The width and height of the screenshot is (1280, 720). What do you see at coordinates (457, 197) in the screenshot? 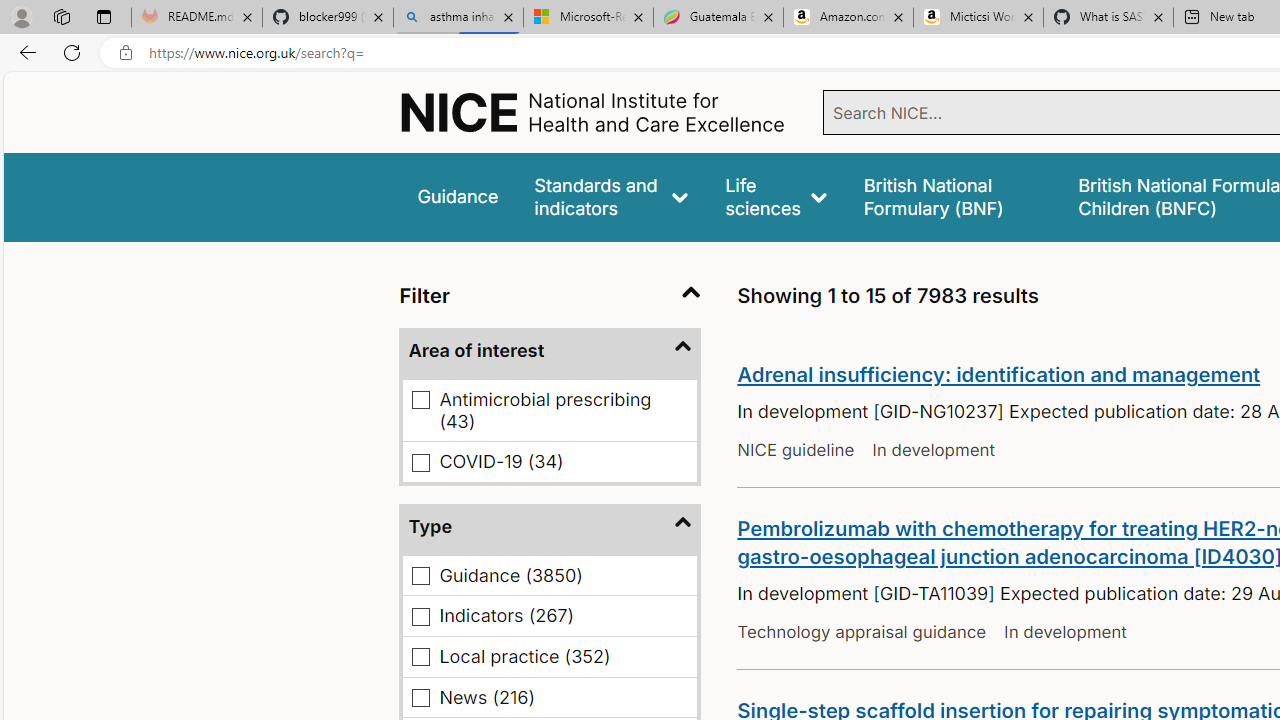
I see `'Guidance'` at bounding box center [457, 197].